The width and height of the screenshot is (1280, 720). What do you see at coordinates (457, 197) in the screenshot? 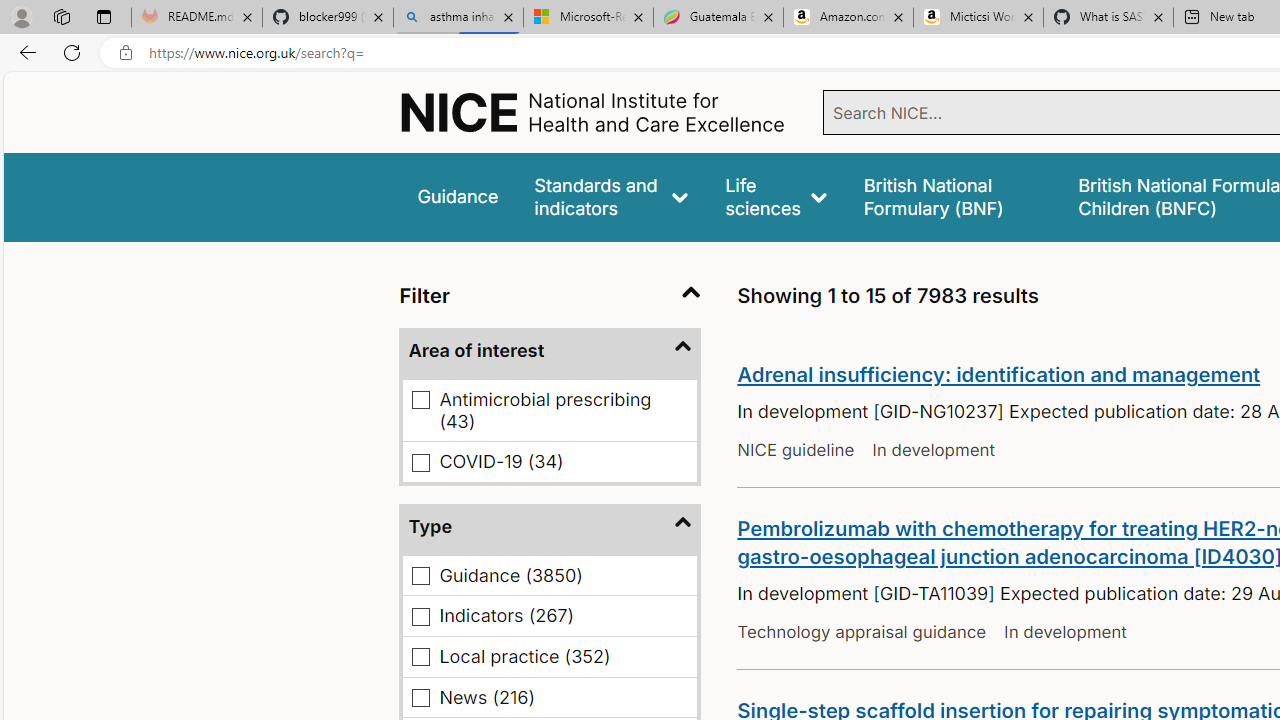
I see `'Guidance'` at bounding box center [457, 197].